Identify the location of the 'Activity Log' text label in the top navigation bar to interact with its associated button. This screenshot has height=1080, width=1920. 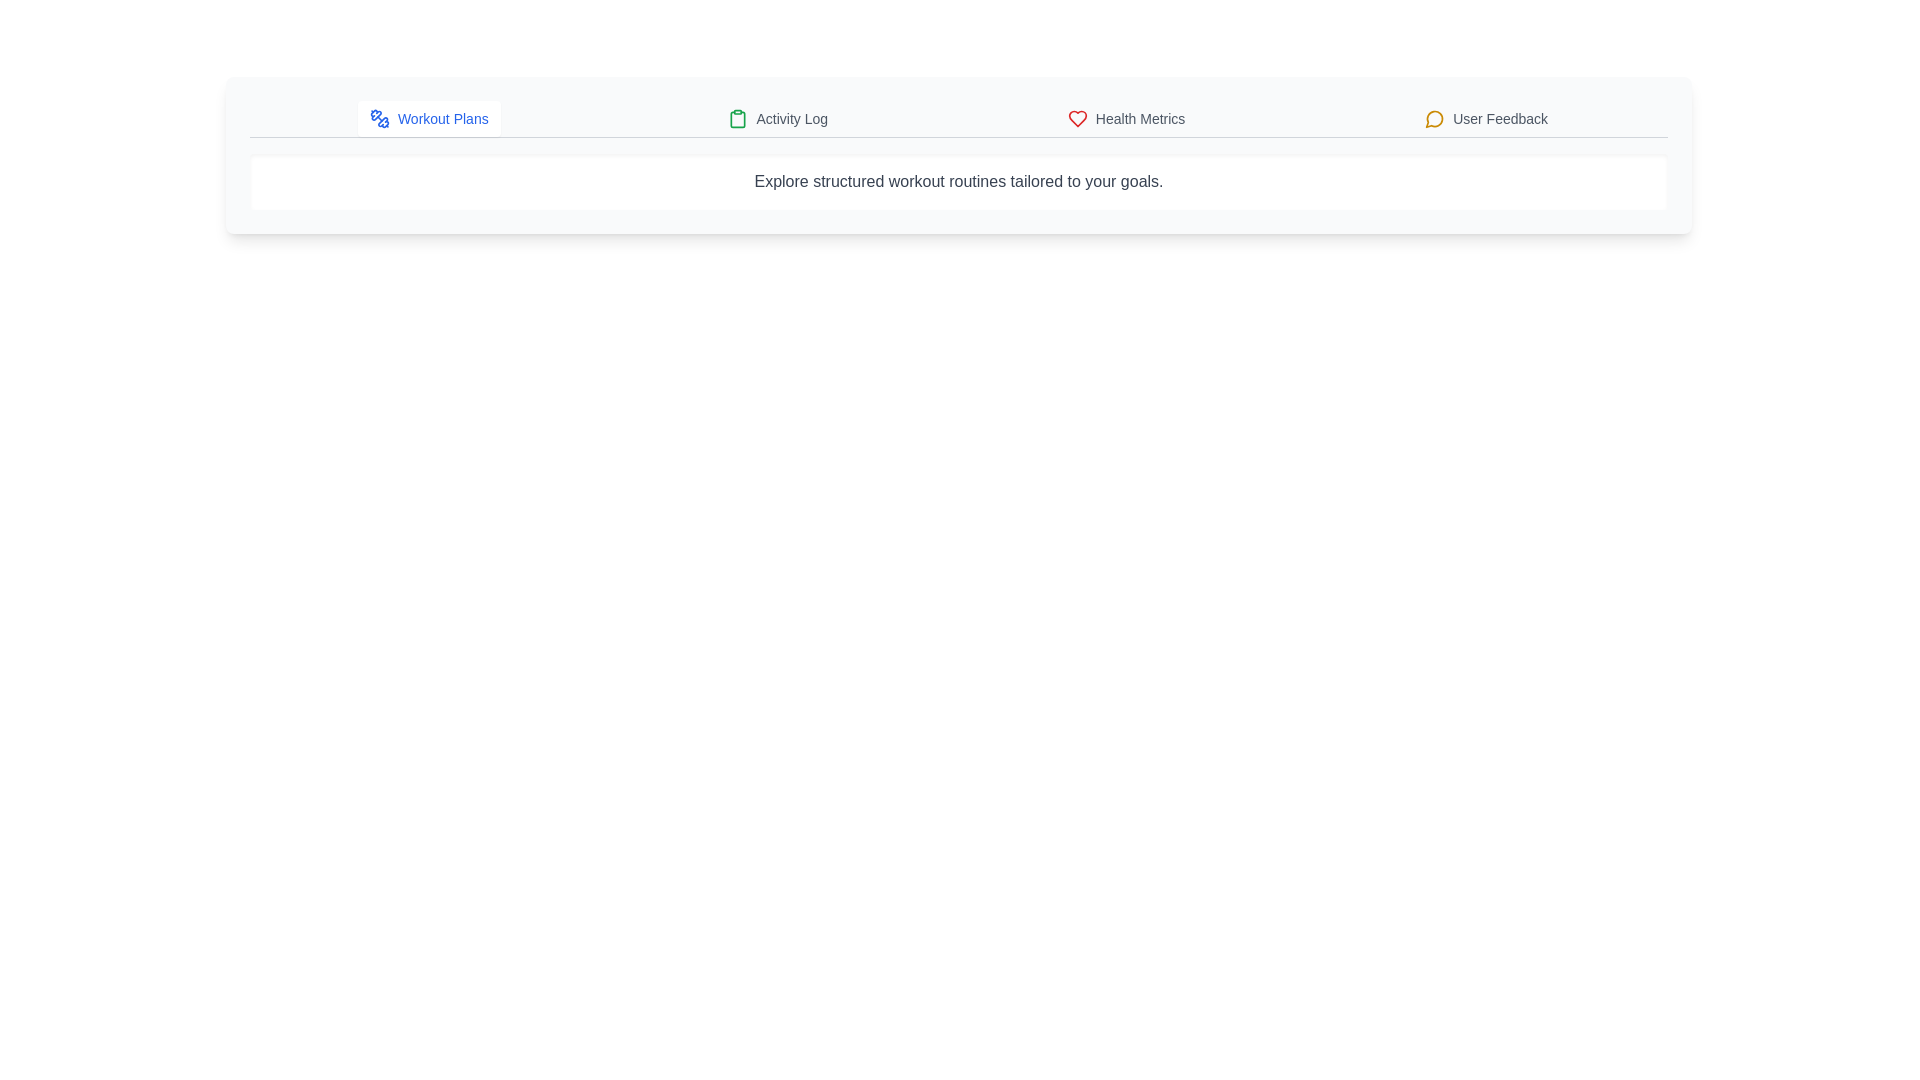
(791, 119).